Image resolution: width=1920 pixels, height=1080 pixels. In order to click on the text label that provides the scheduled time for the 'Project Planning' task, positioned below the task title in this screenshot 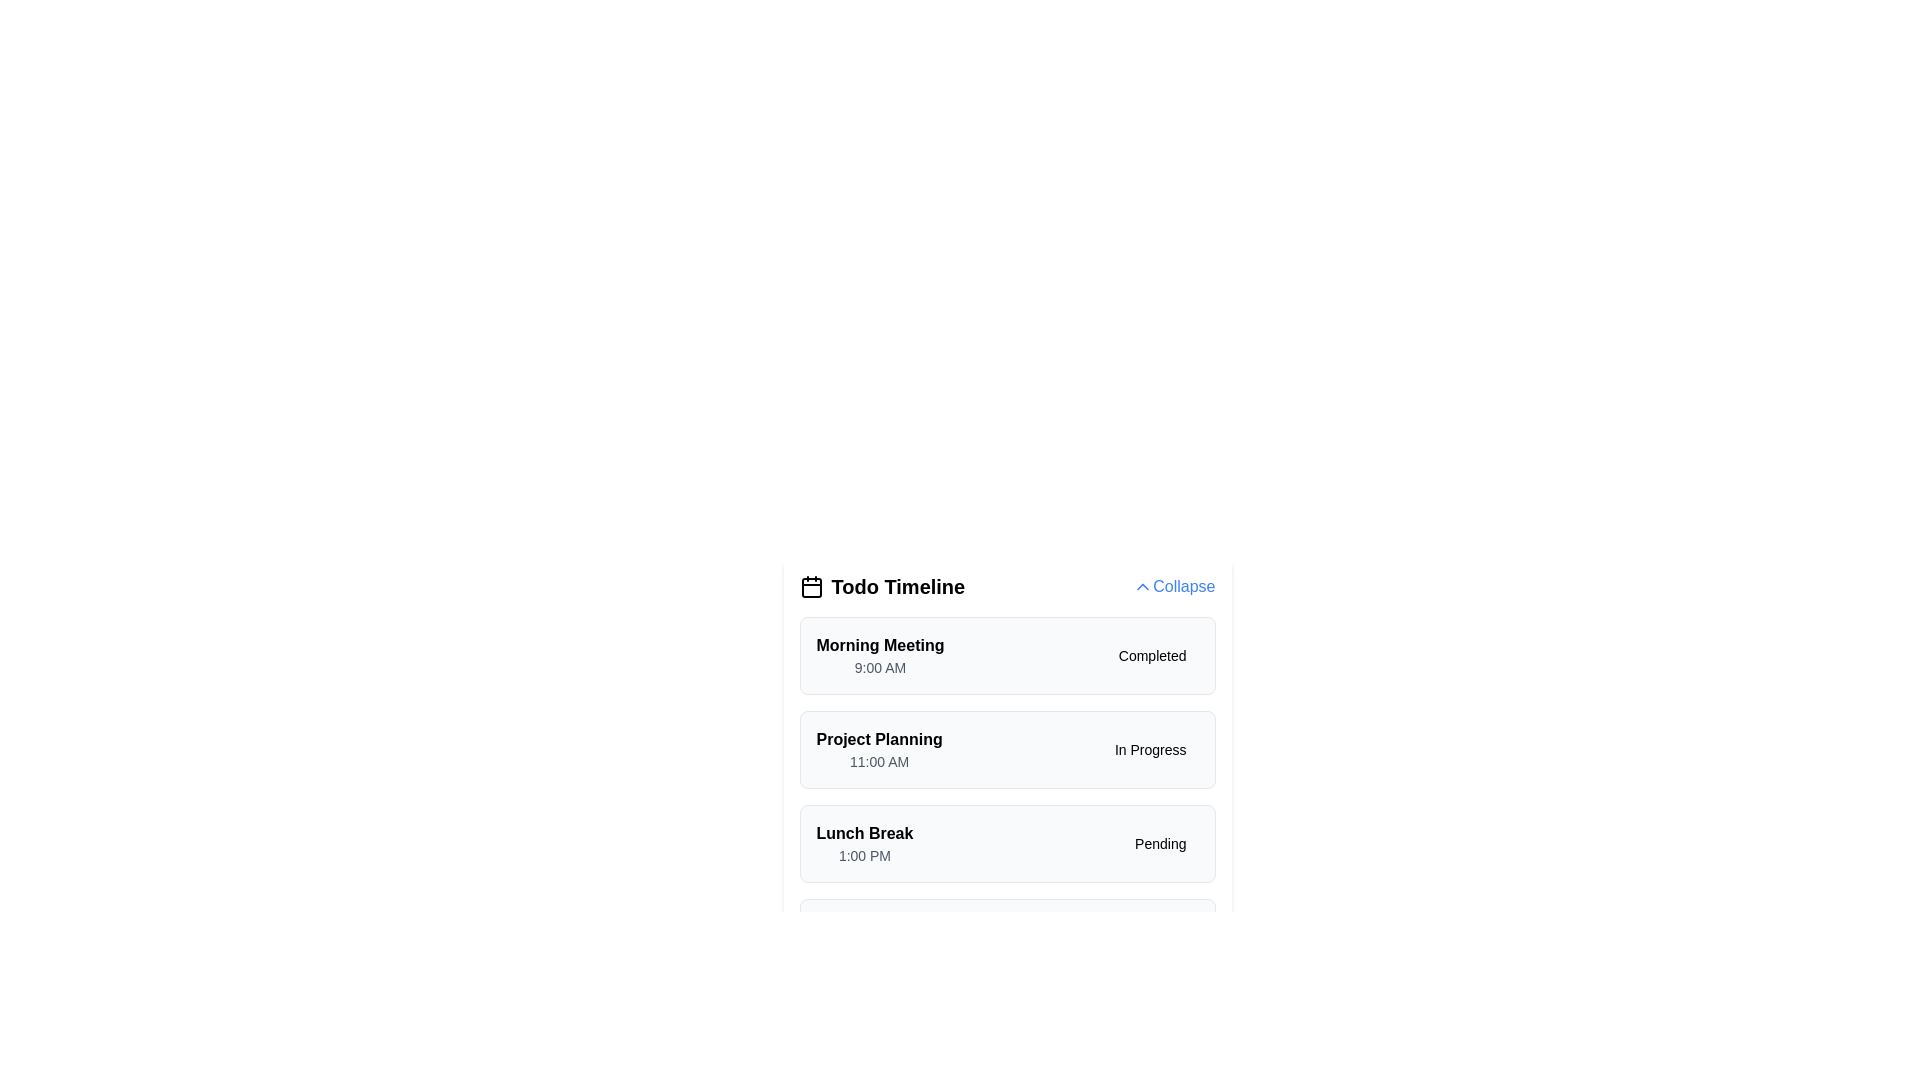, I will do `click(879, 762)`.